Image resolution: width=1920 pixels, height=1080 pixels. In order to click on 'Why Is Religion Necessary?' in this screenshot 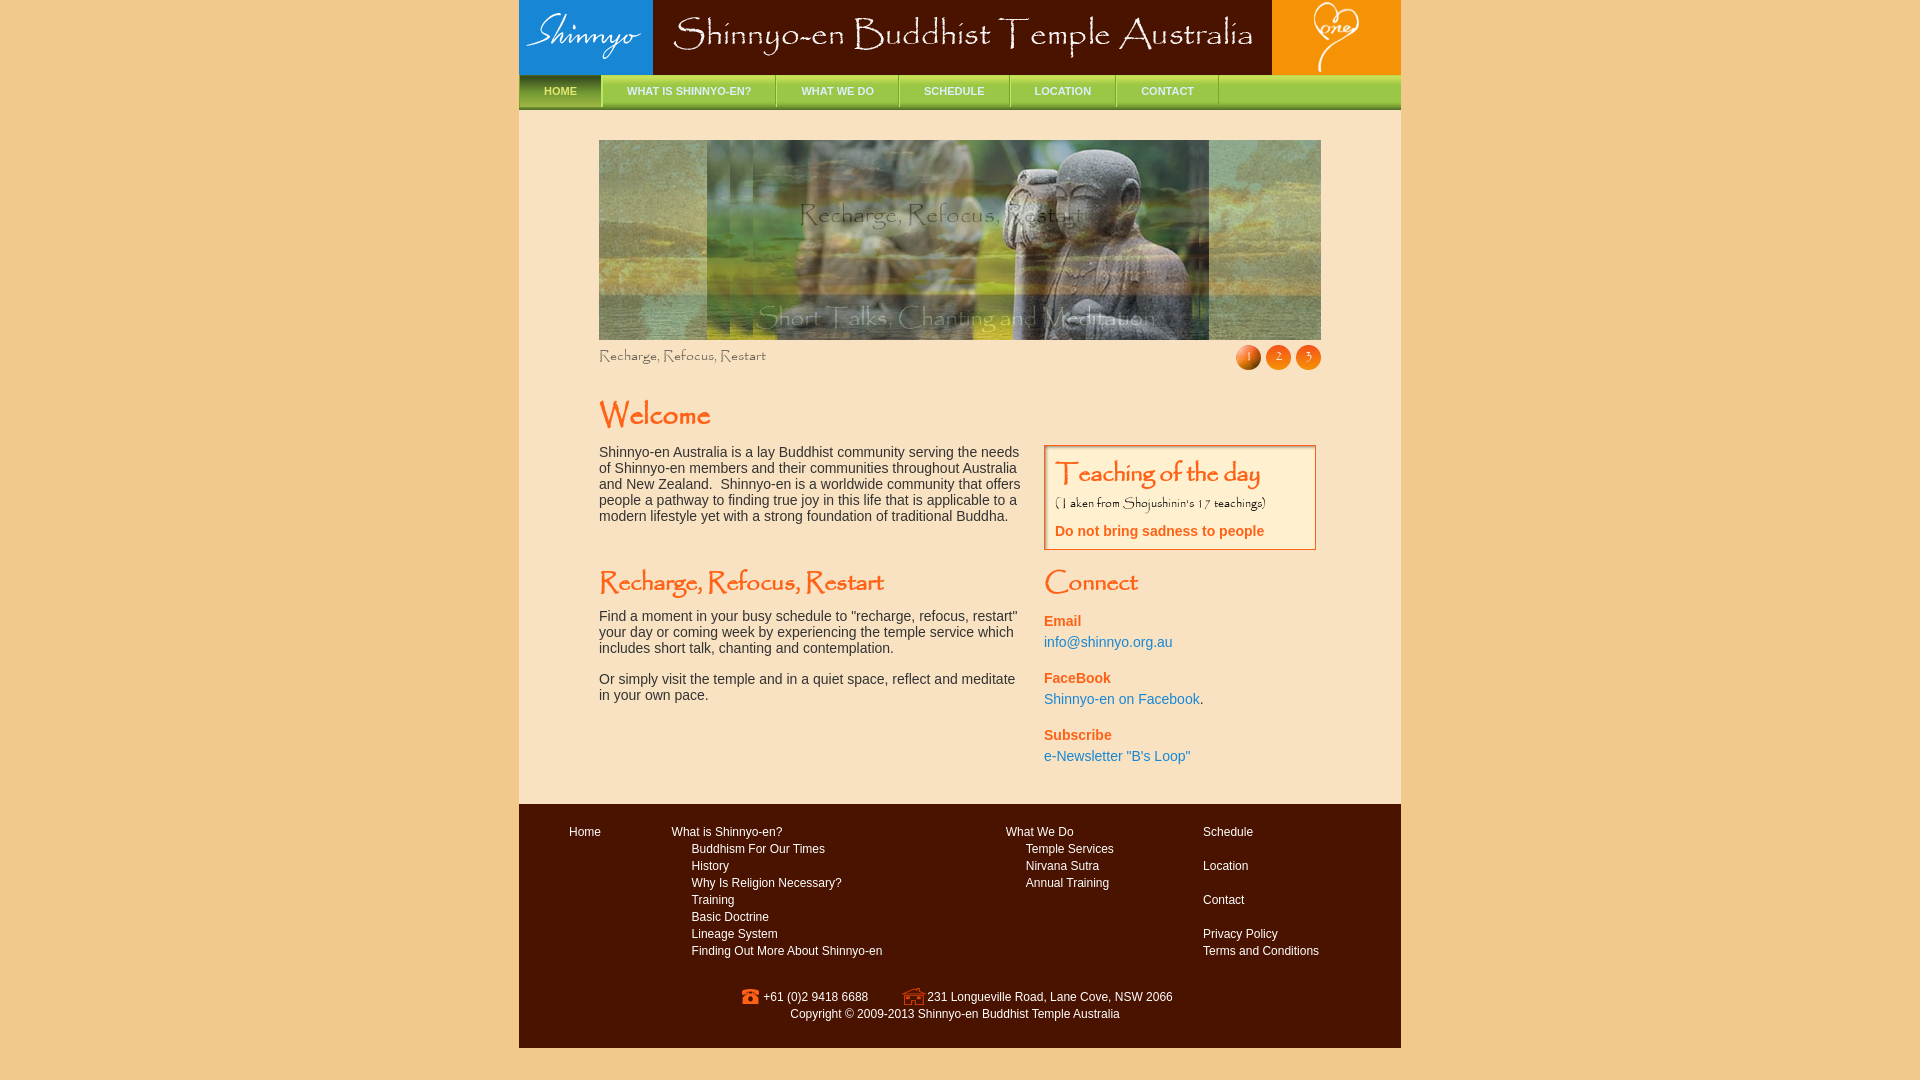, I will do `click(766, 882)`.